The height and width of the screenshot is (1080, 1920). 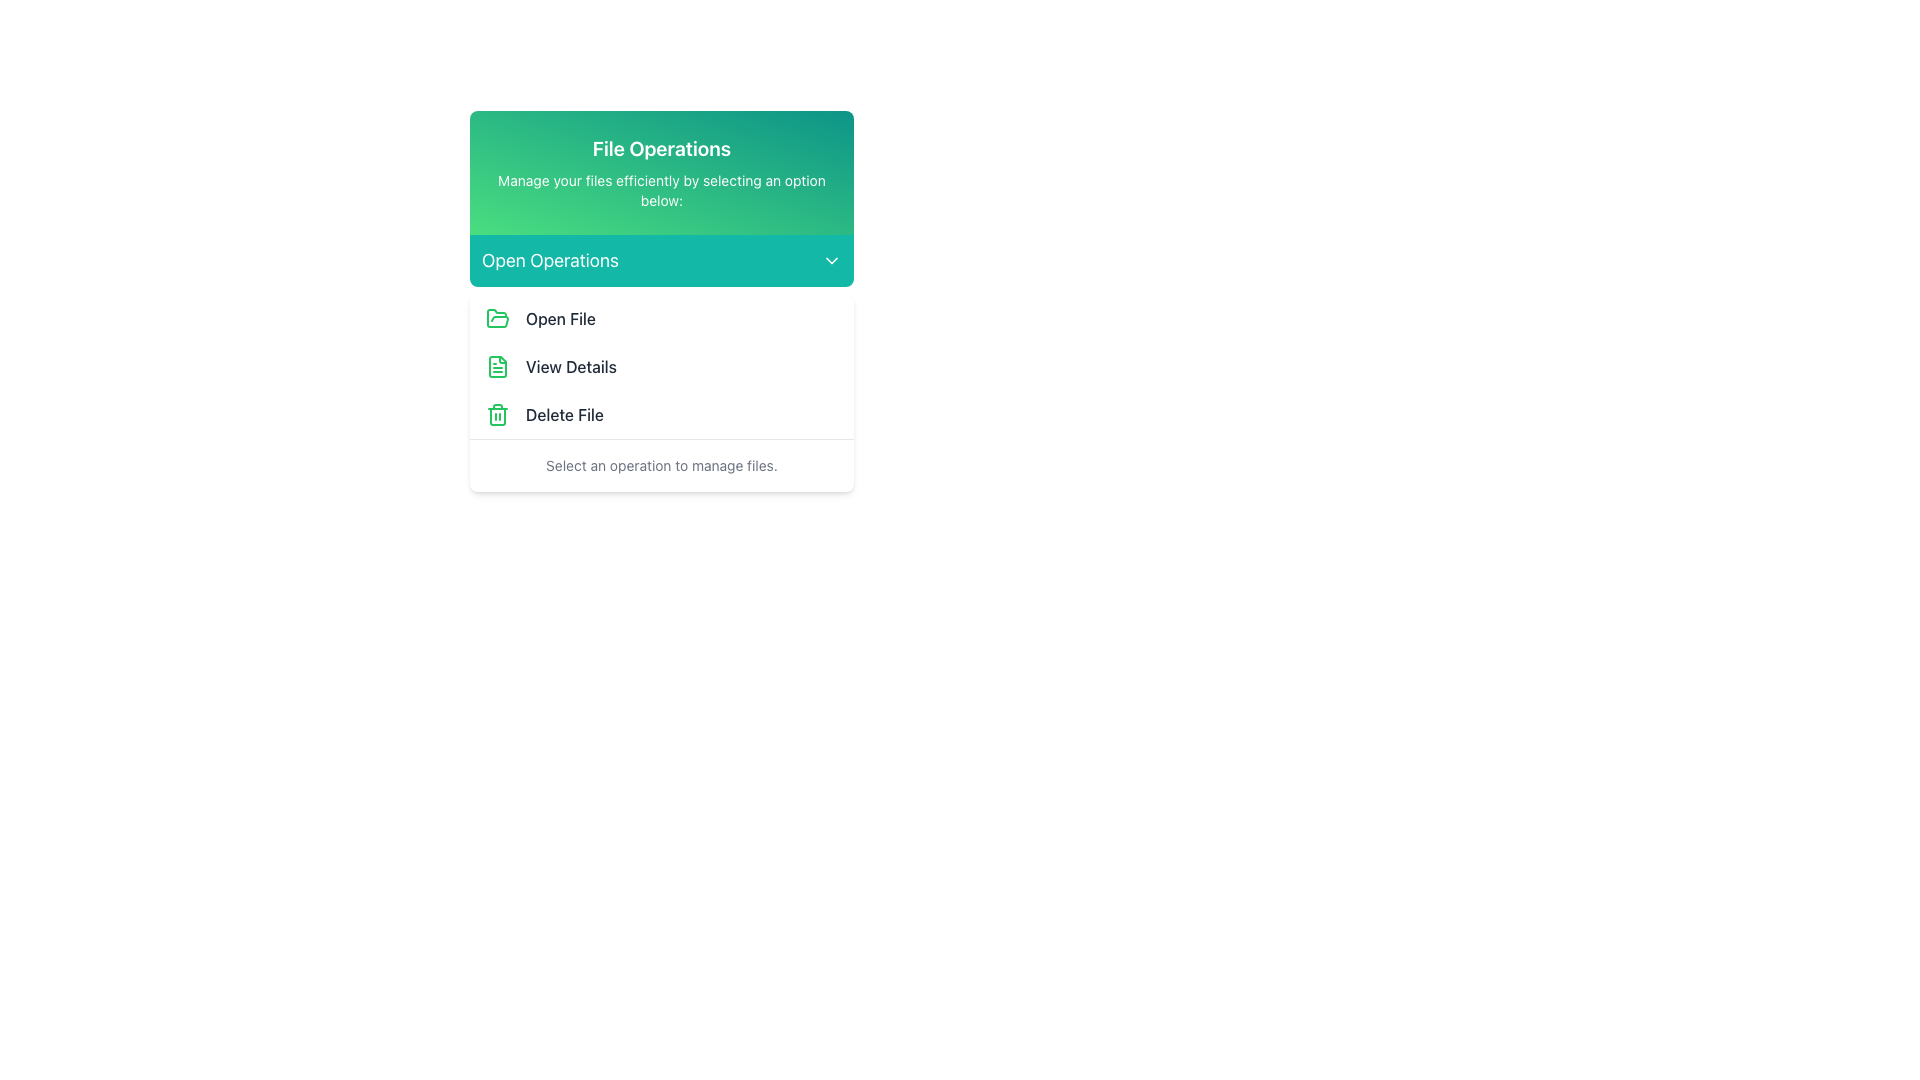 What do you see at coordinates (570, 366) in the screenshot?
I see `text label that says 'View Details', which is styled in medium gray font and located to the right of a green file icon in the 'Open Operations' section` at bounding box center [570, 366].